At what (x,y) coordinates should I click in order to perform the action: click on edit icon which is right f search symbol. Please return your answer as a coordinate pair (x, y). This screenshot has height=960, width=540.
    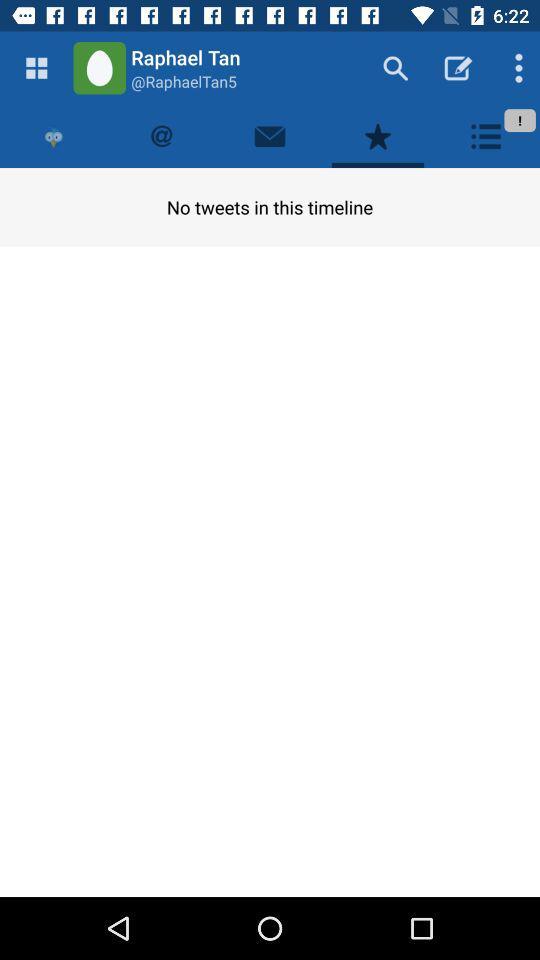
    Looking at the image, I should click on (458, 68).